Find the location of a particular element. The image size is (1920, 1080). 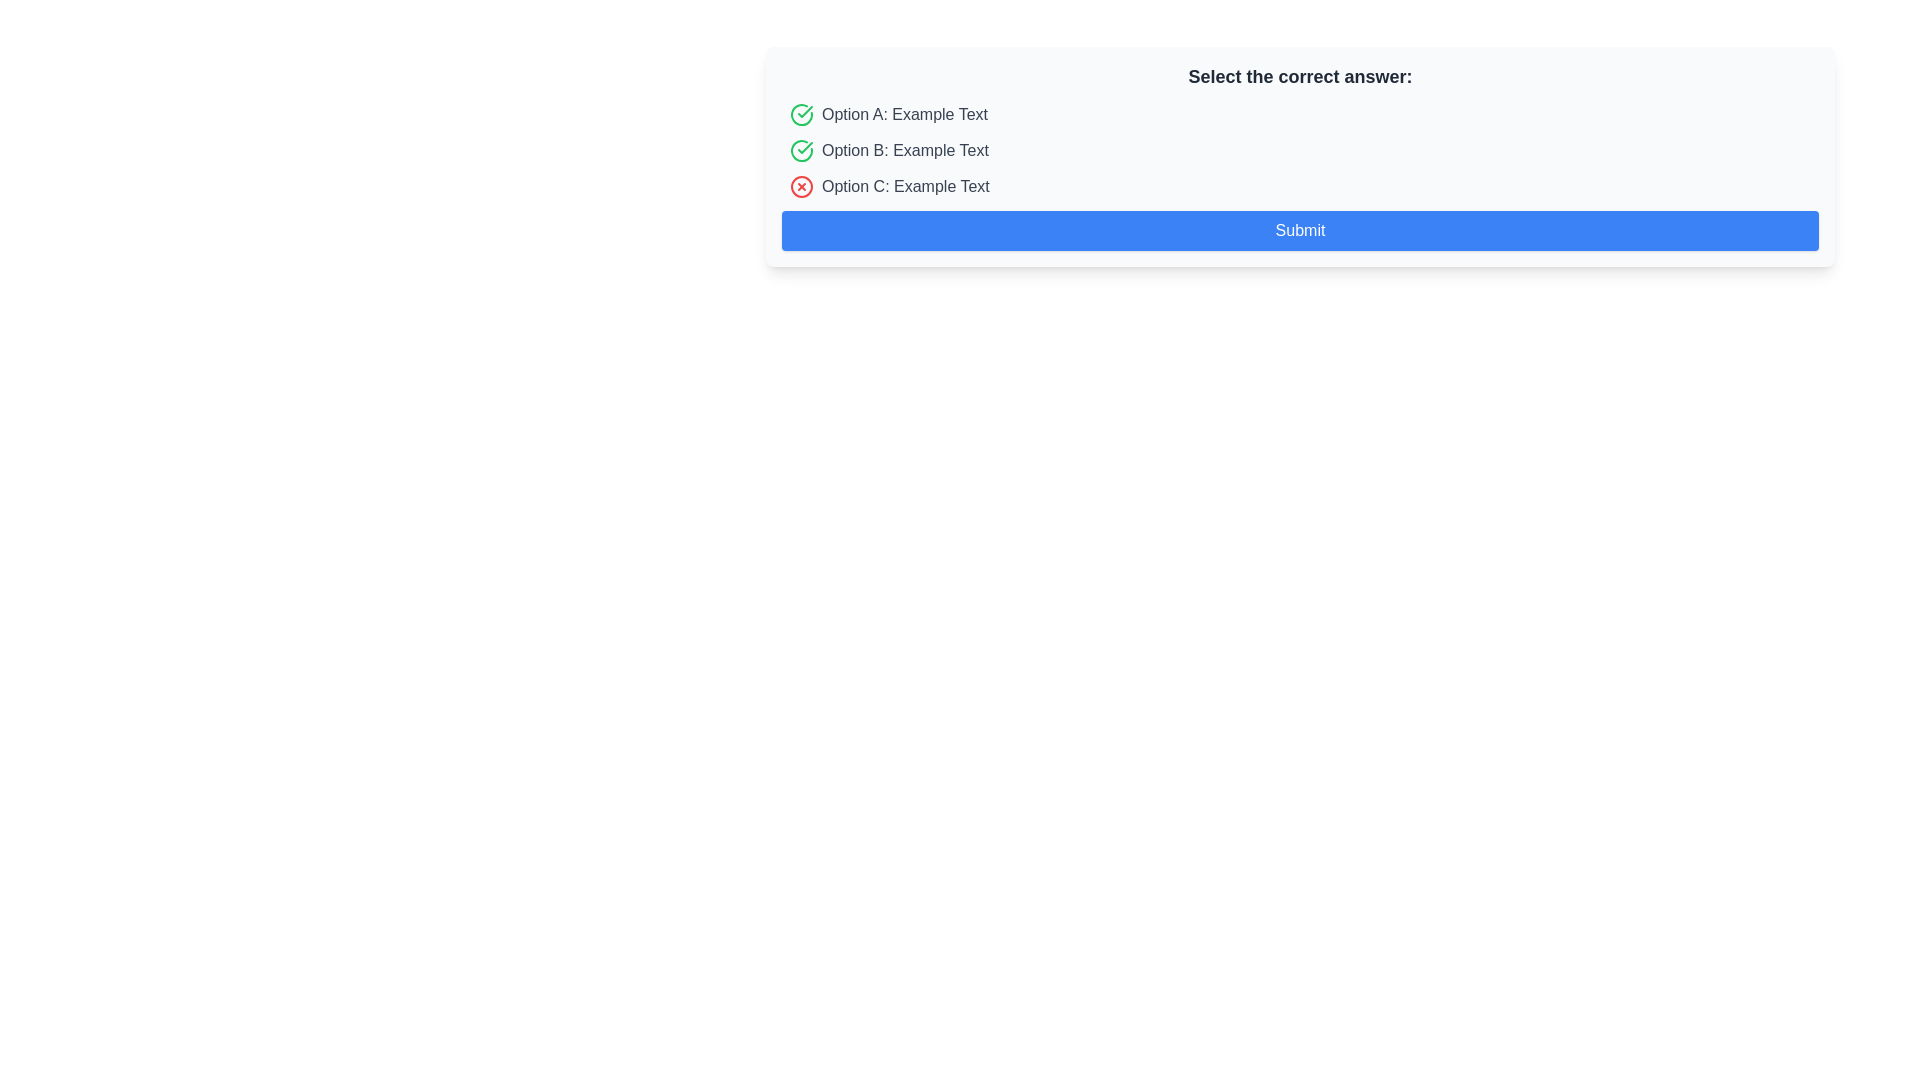

the static text label that describes an option in a selectable list, positioned immediately after the green check mark icon is located at coordinates (904, 115).